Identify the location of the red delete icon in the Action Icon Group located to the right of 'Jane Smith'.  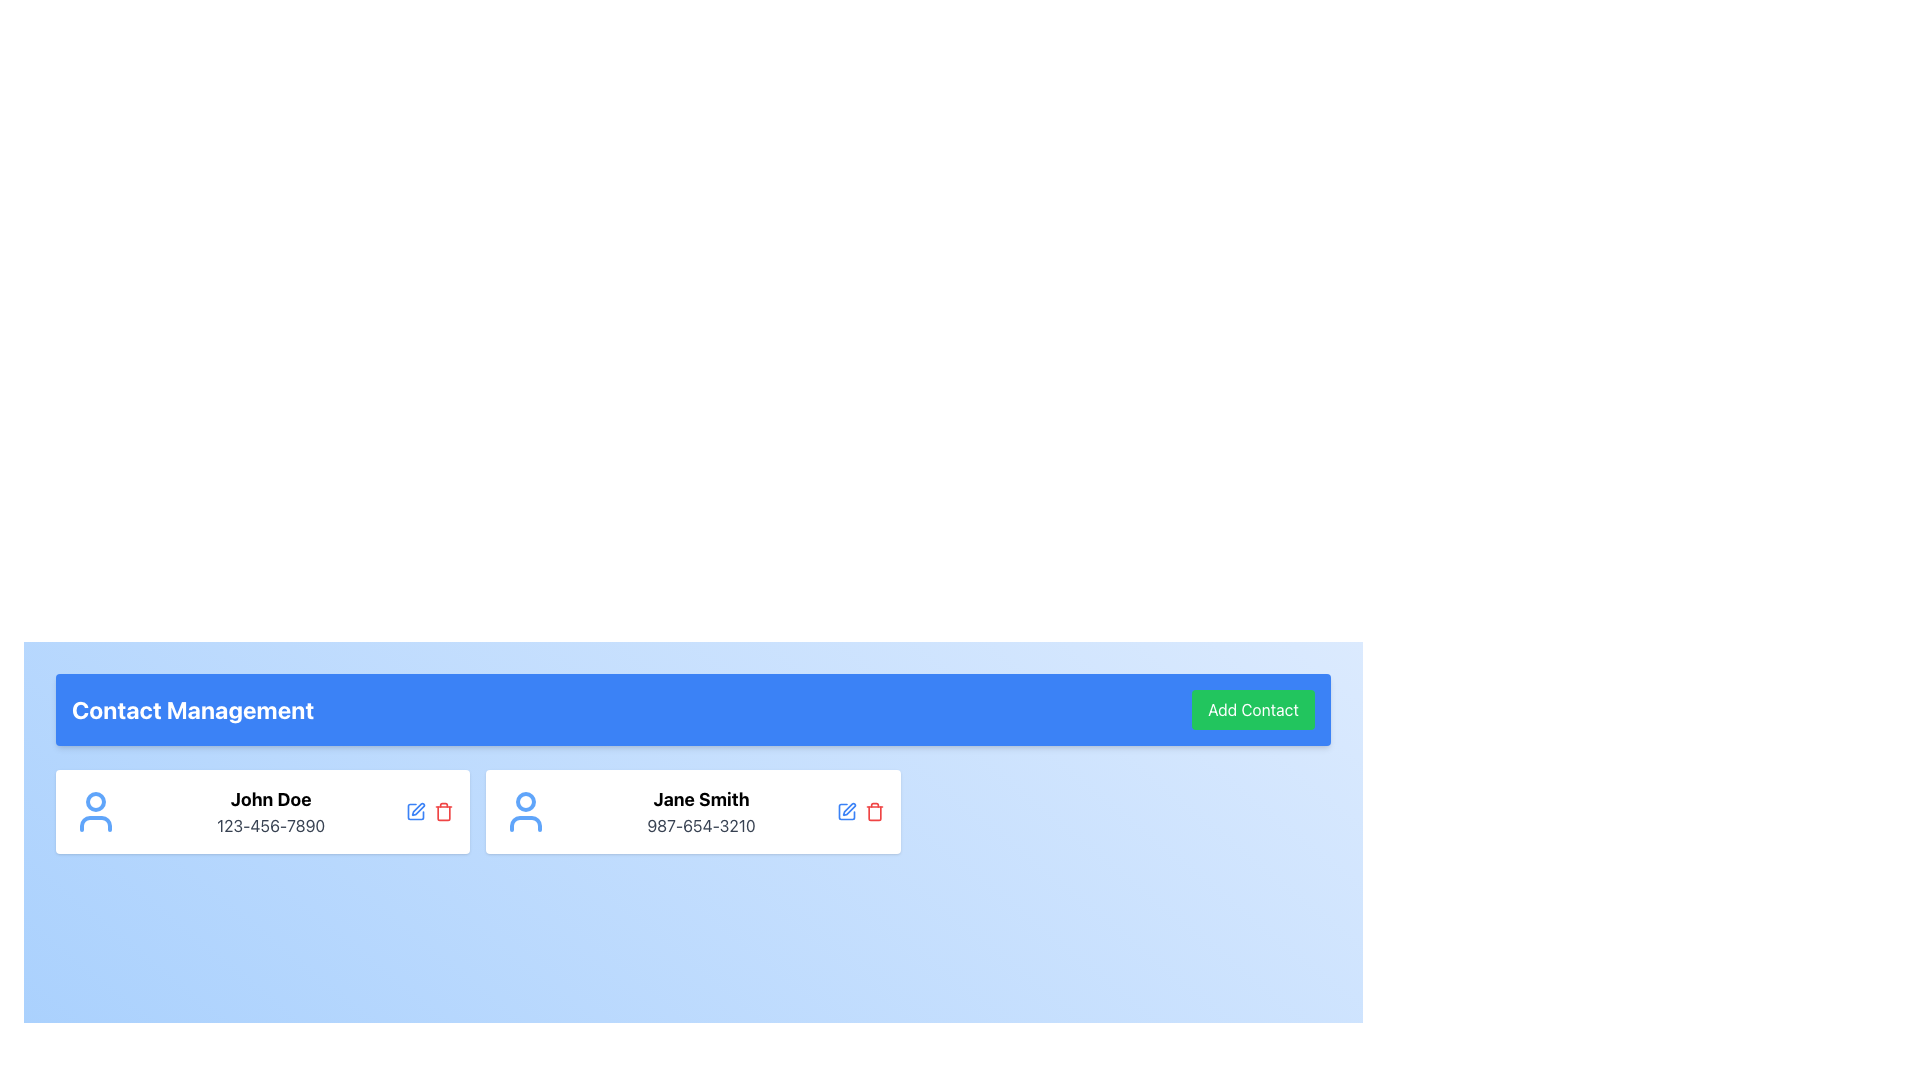
(860, 812).